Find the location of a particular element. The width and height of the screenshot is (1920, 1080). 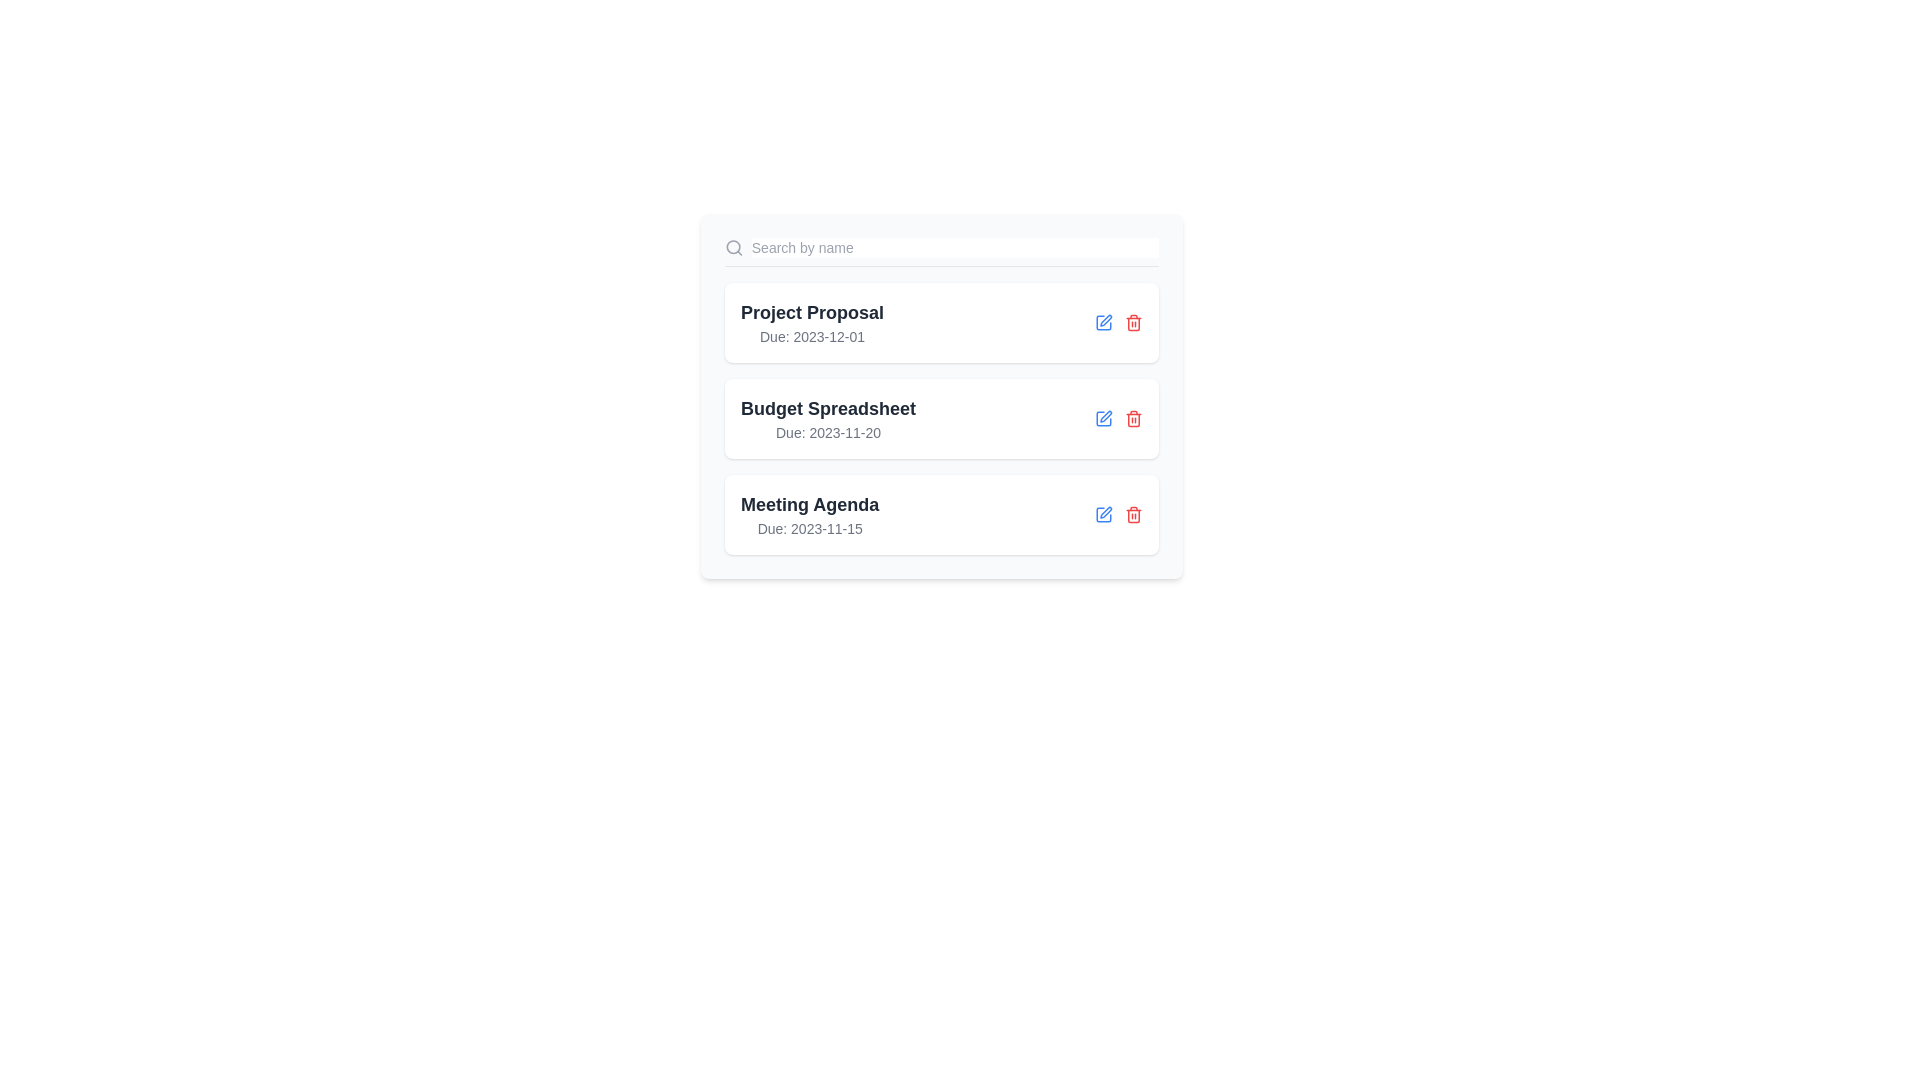

the edit icon for the item named Project Proposal is located at coordinates (1103, 322).